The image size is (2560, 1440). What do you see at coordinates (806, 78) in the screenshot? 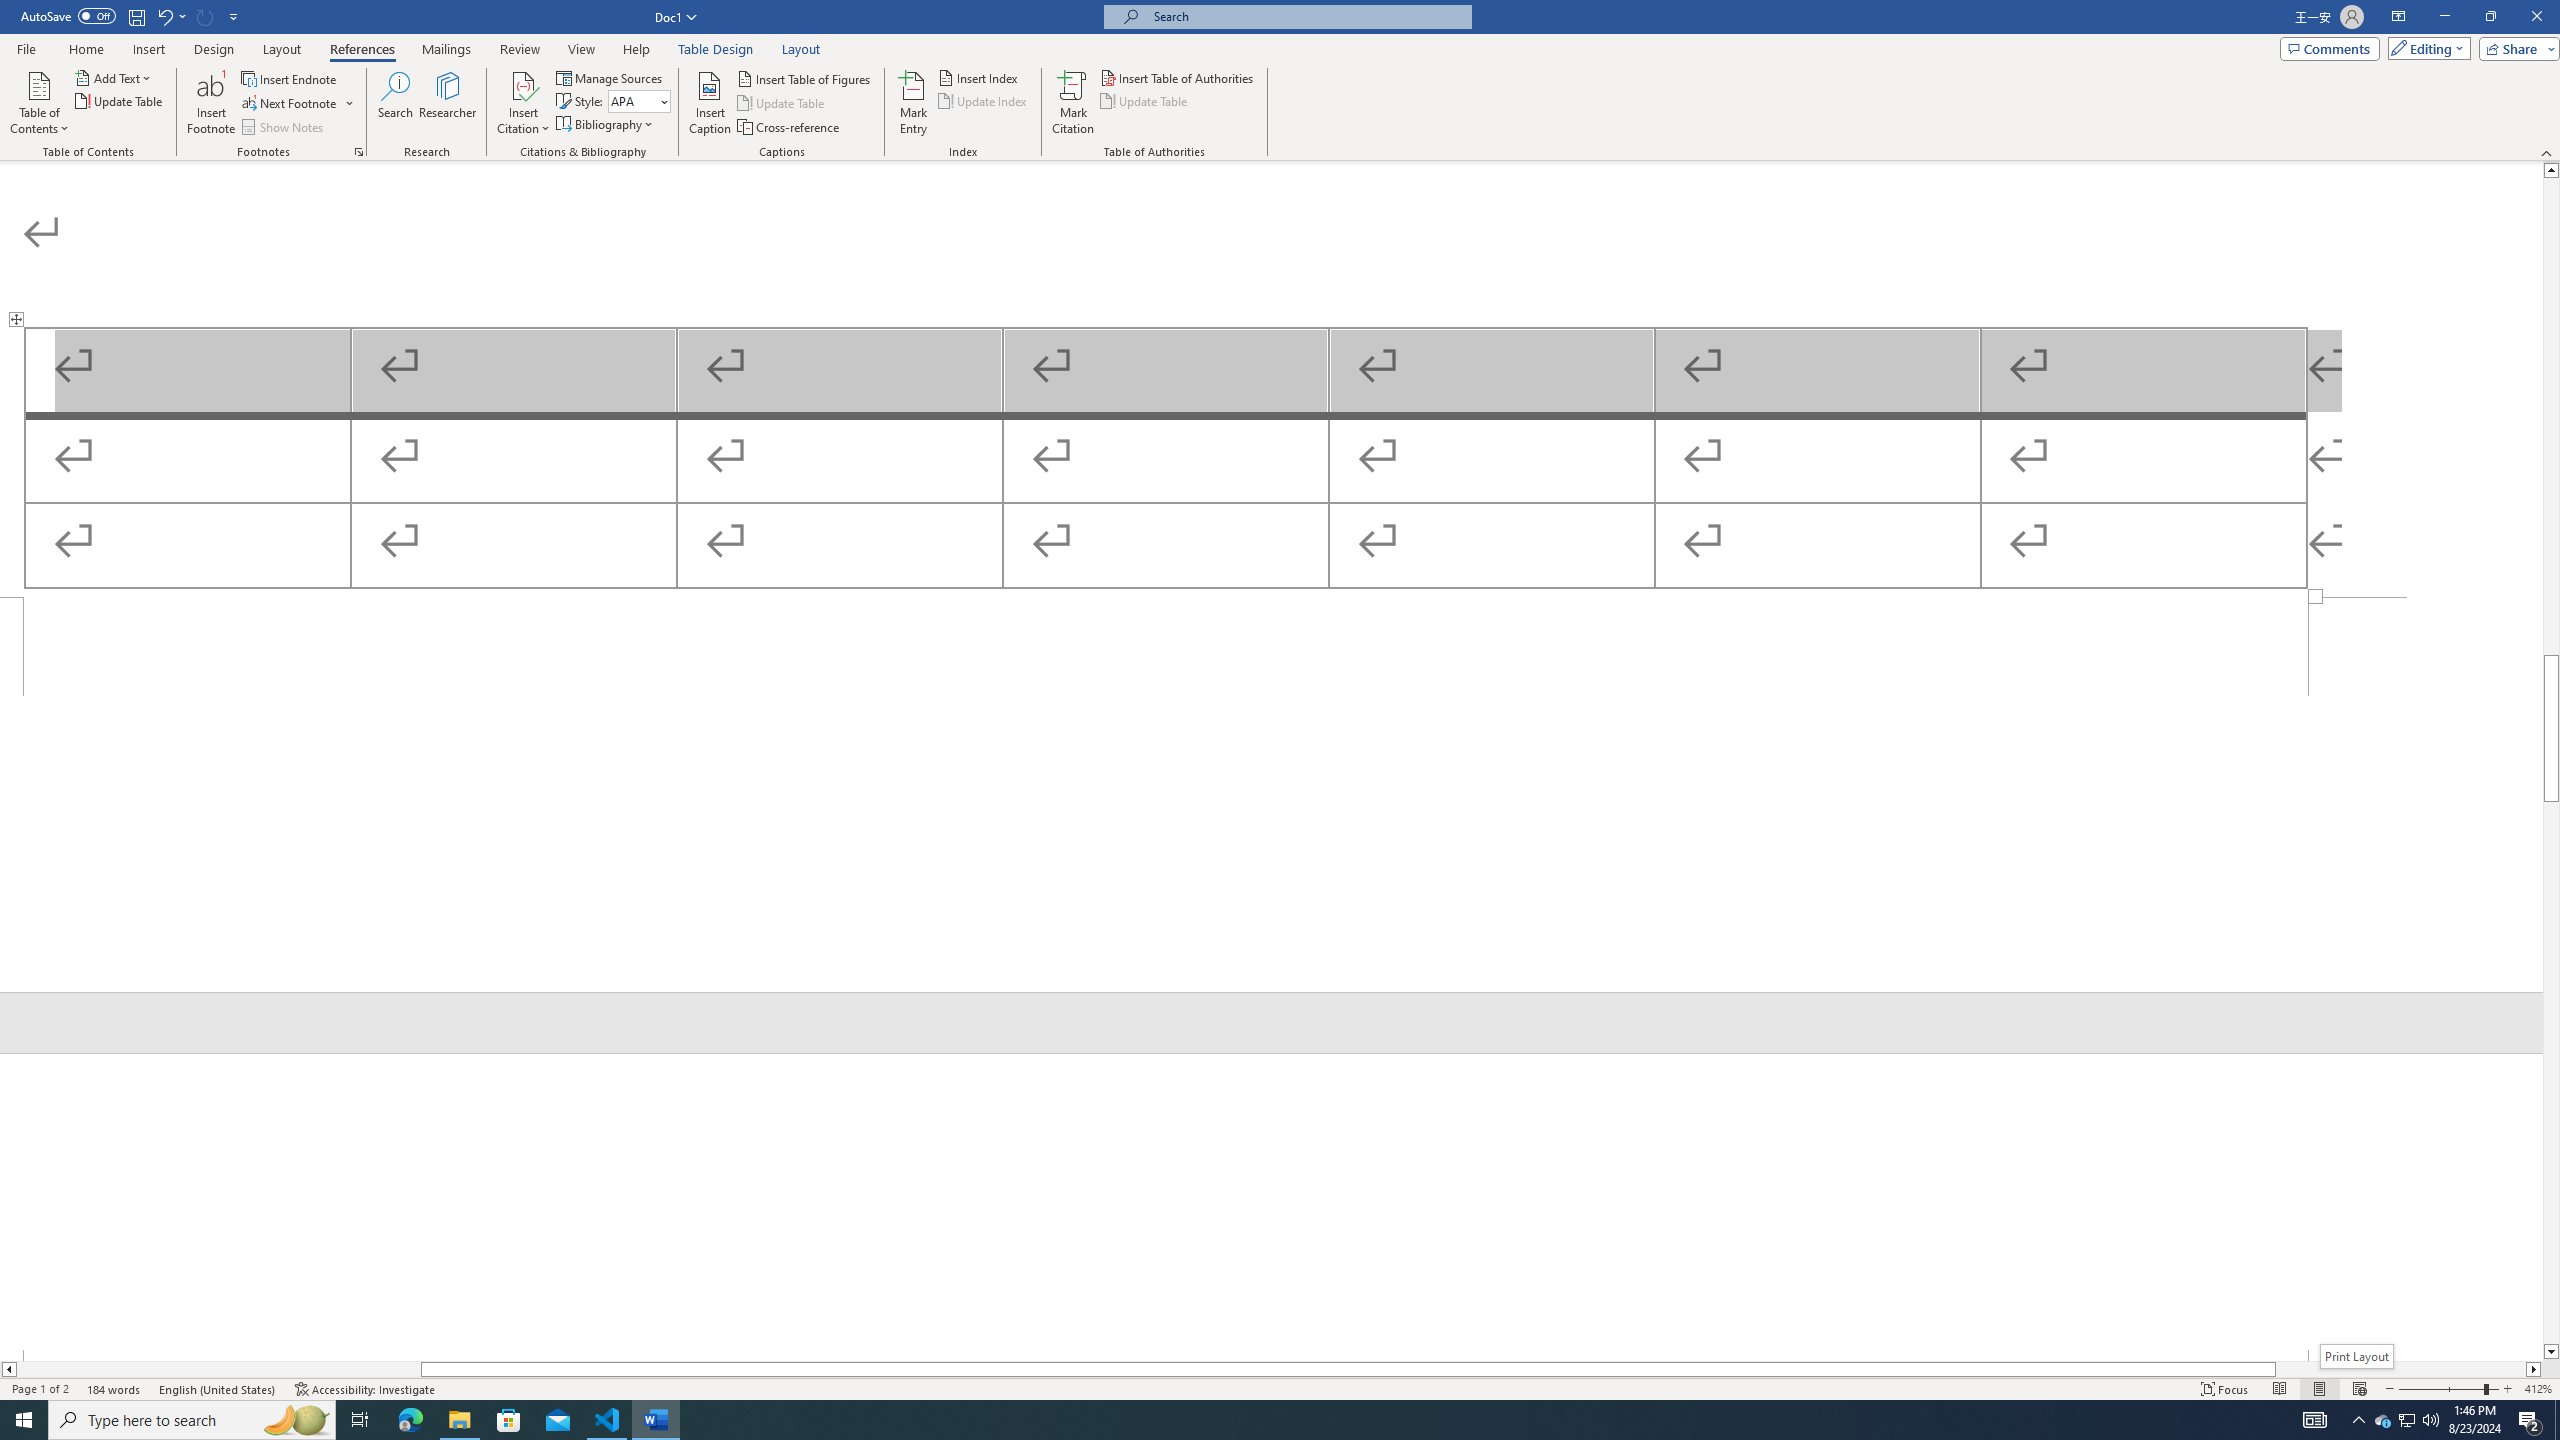
I see `'Insert Table of Figures...'` at bounding box center [806, 78].